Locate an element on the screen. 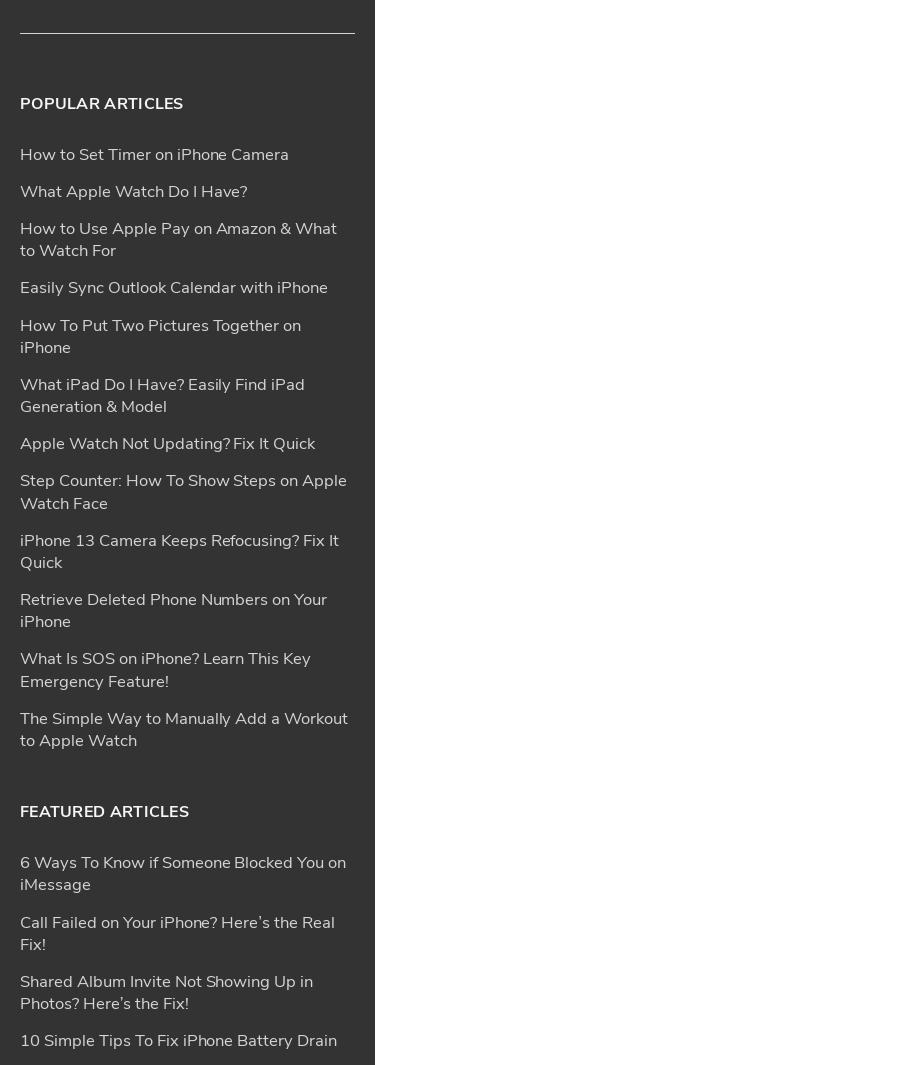 Image resolution: width=905 pixels, height=1065 pixels. 'Retrieve Deleted Phone Numbers on Your iPhone' is located at coordinates (19, 21).